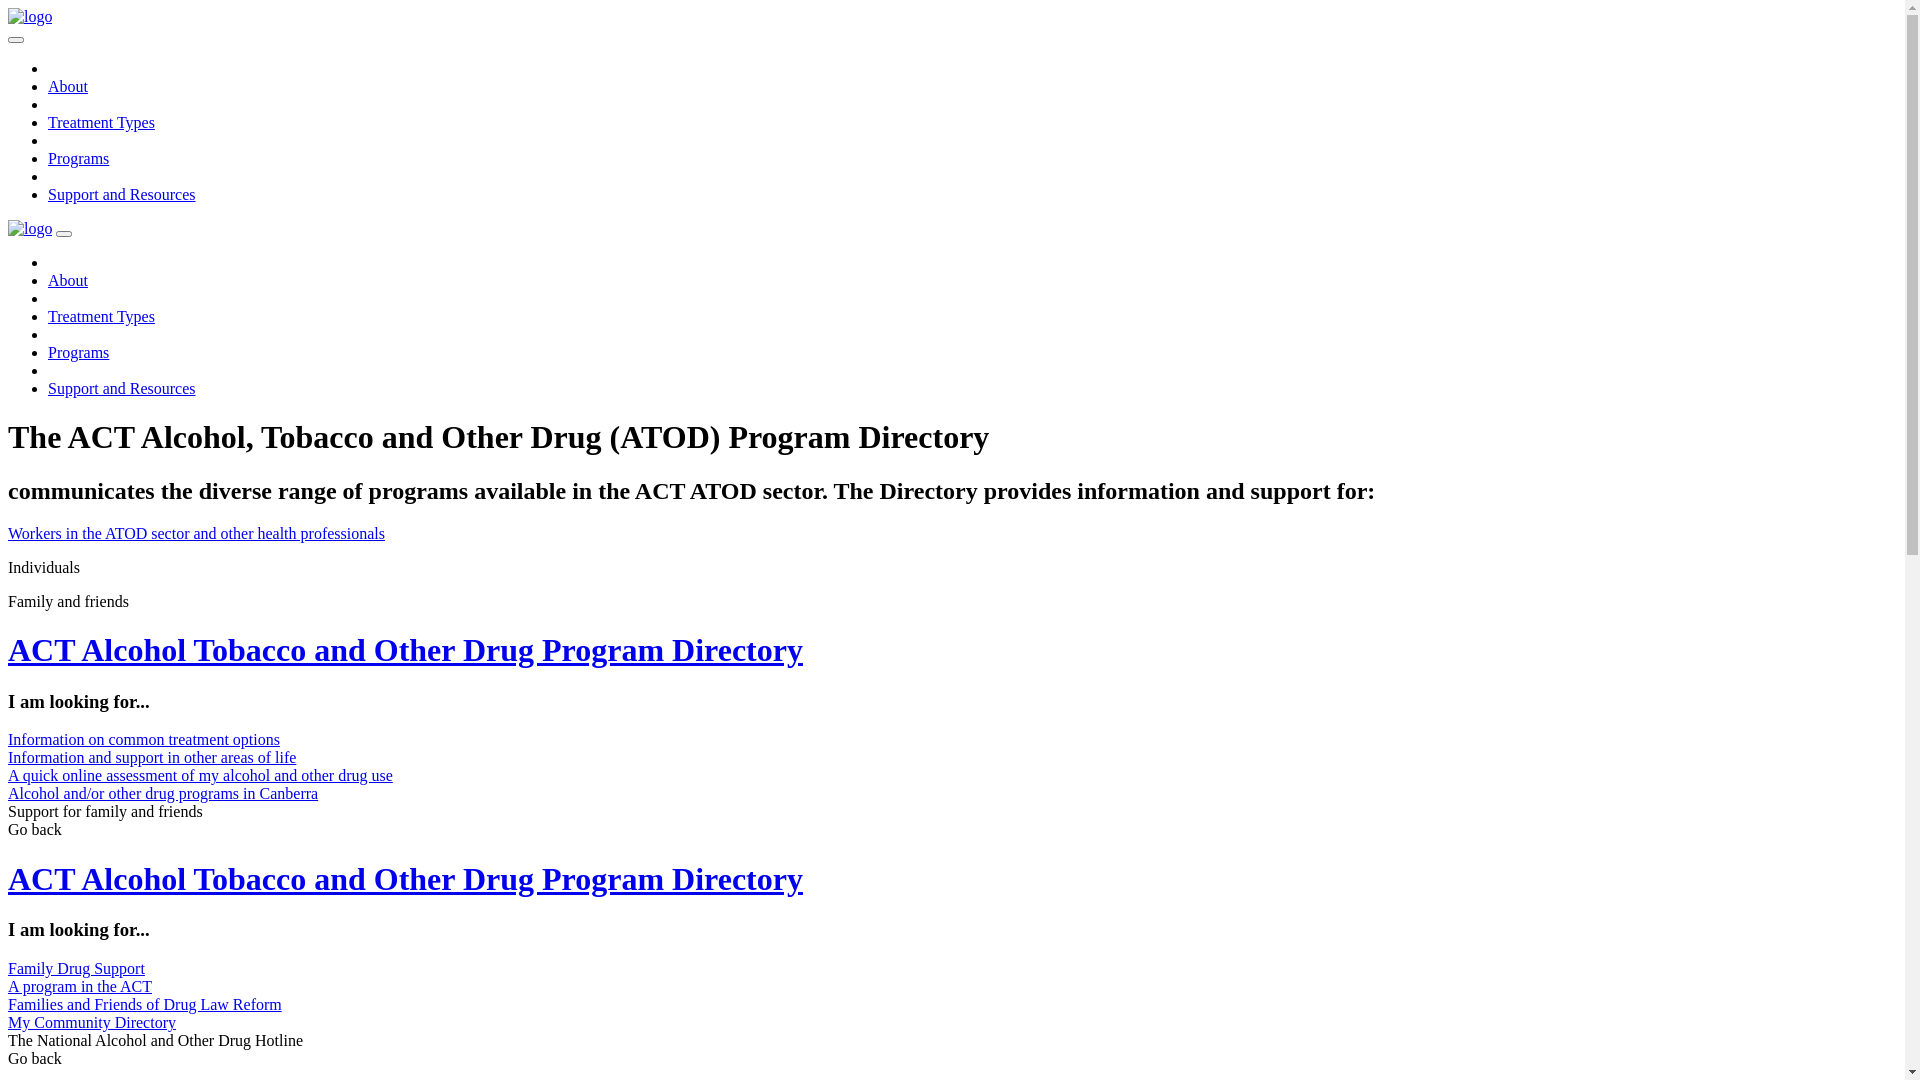  What do you see at coordinates (34, 1057) in the screenshot?
I see `'Go back'` at bounding box center [34, 1057].